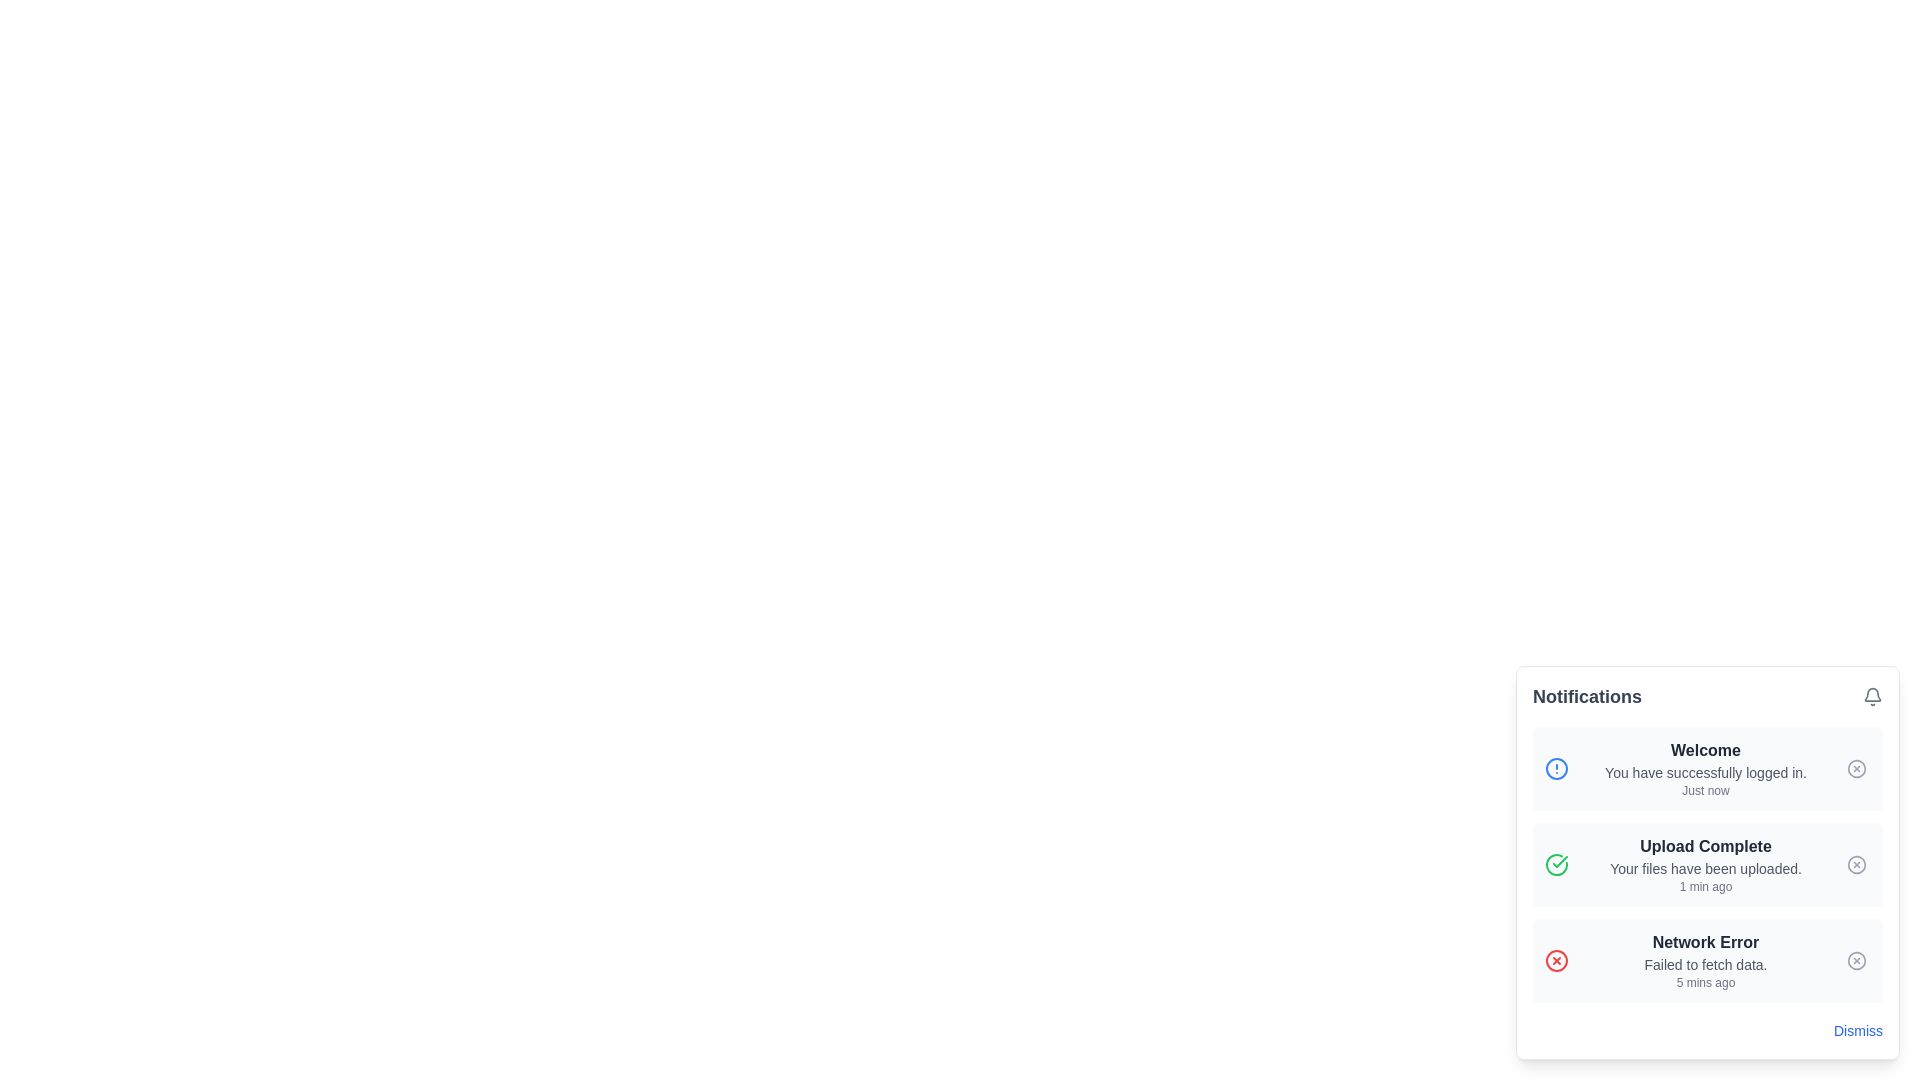 This screenshot has height=1080, width=1920. What do you see at coordinates (1856, 767) in the screenshot?
I see `the close button located in the top-right corner of the notification card titled 'Welcome'` at bounding box center [1856, 767].